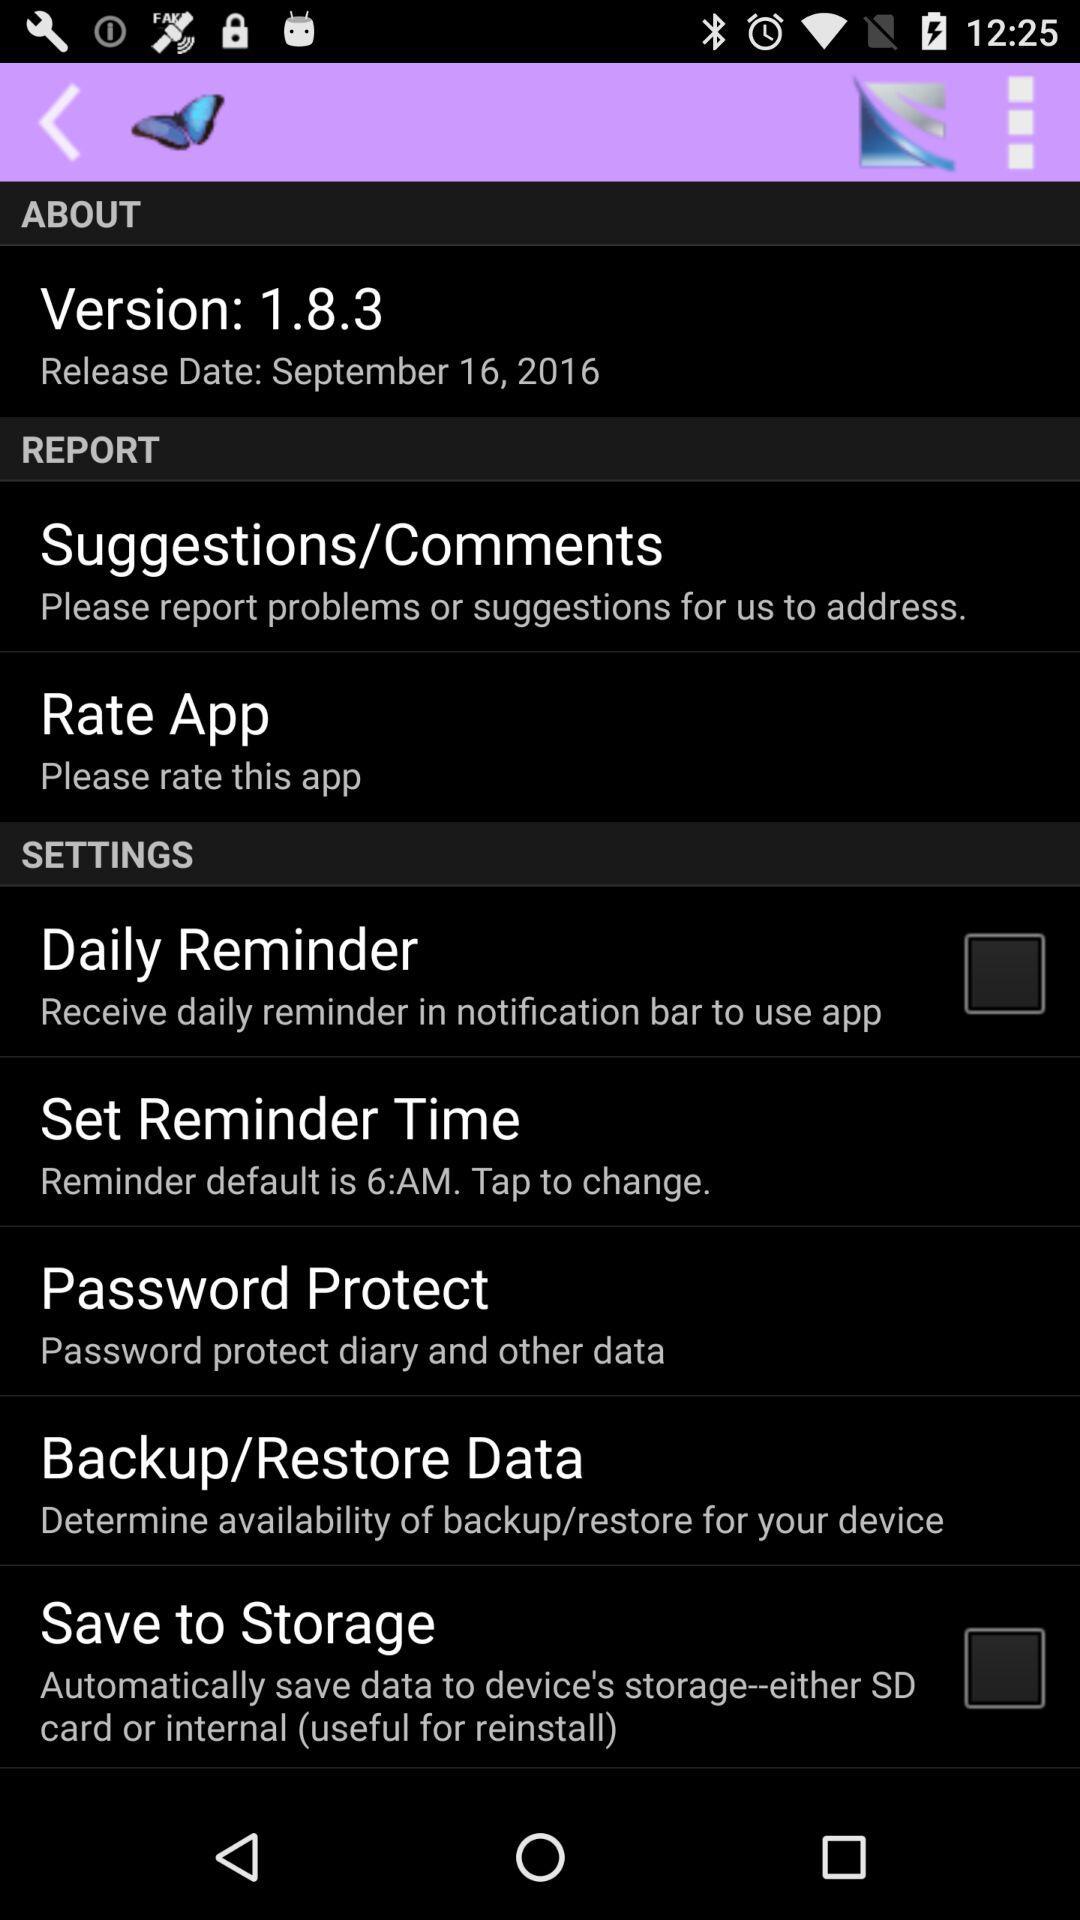 The image size is (1080, 1920). Describe the element at coordinates (212, 305) in the screenshot. I see `version 1 8 item` at that location.